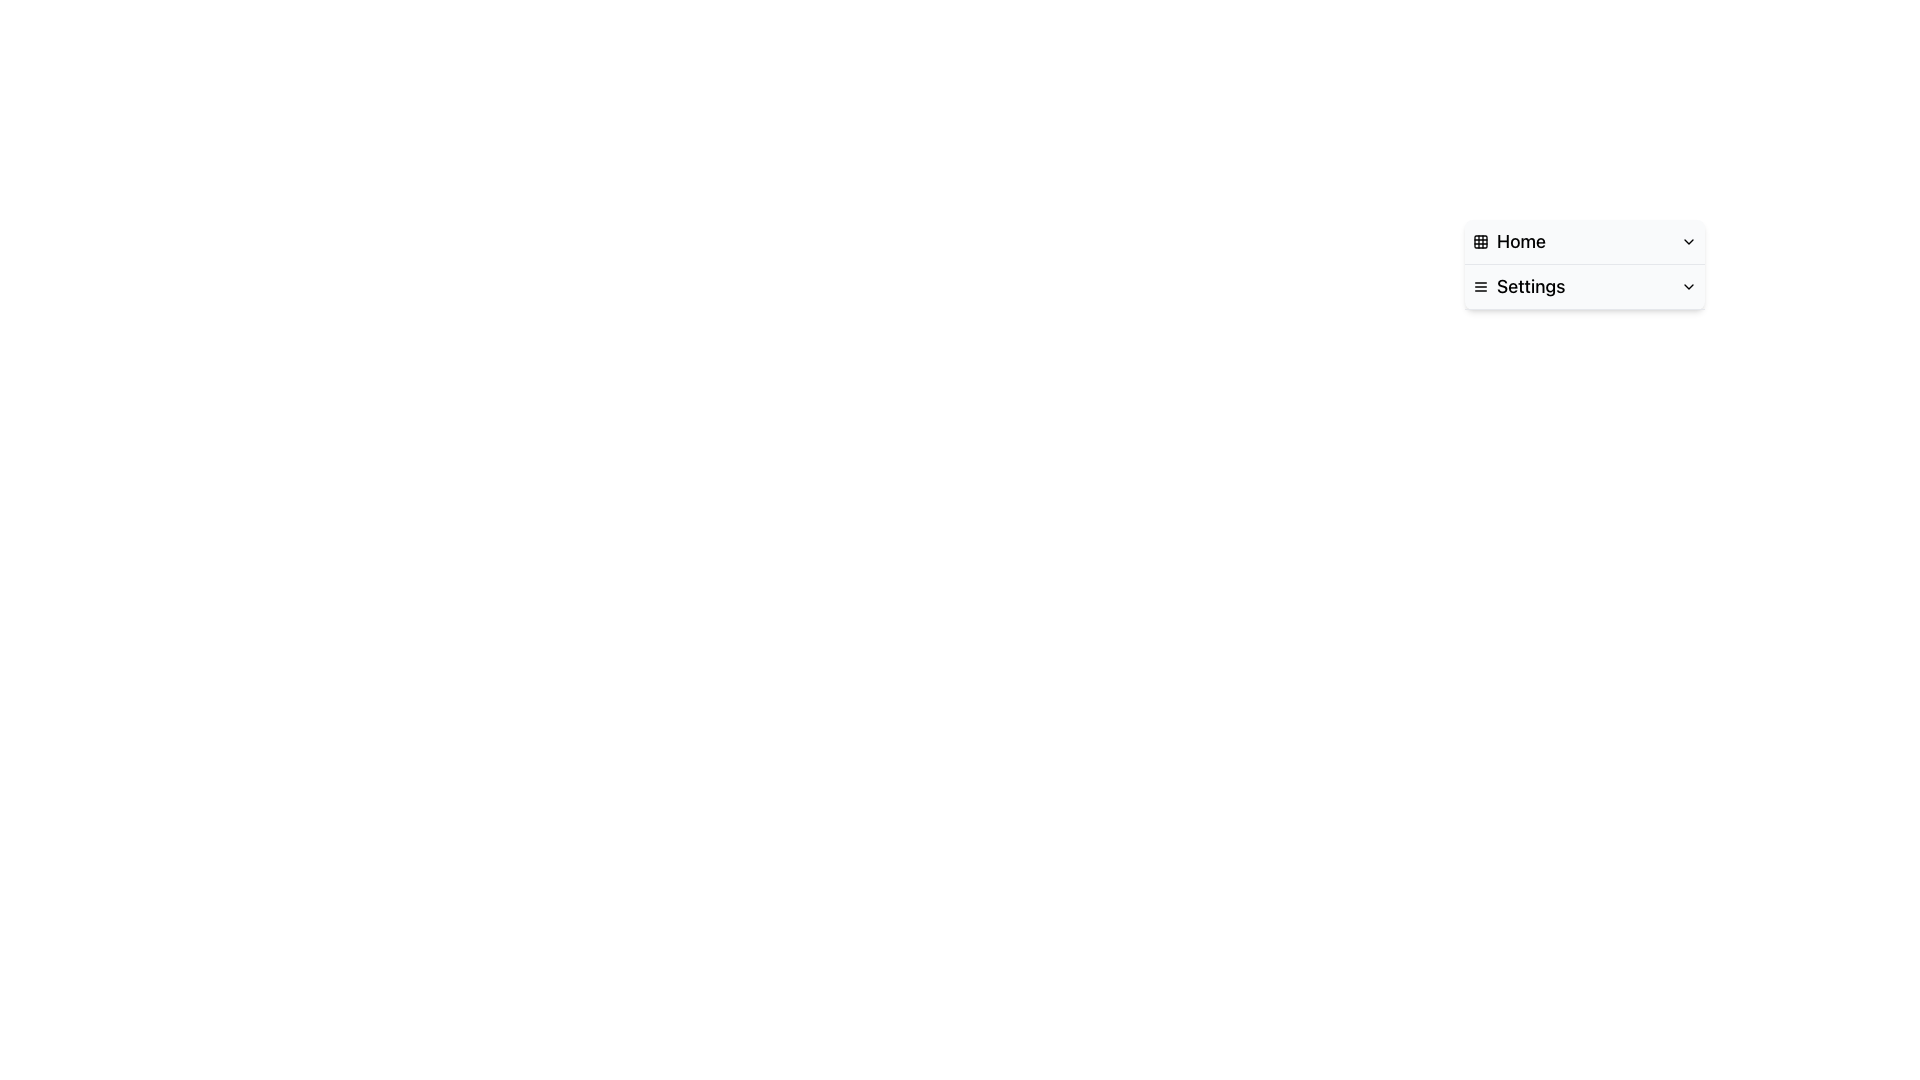  Describe the element at coordinates (1688, 241) in the screenshot. I see `the Chevron Icon located to the far right of the 'Home' label in the vertical menu to trigger a tooltip or highlight effect` at that location.